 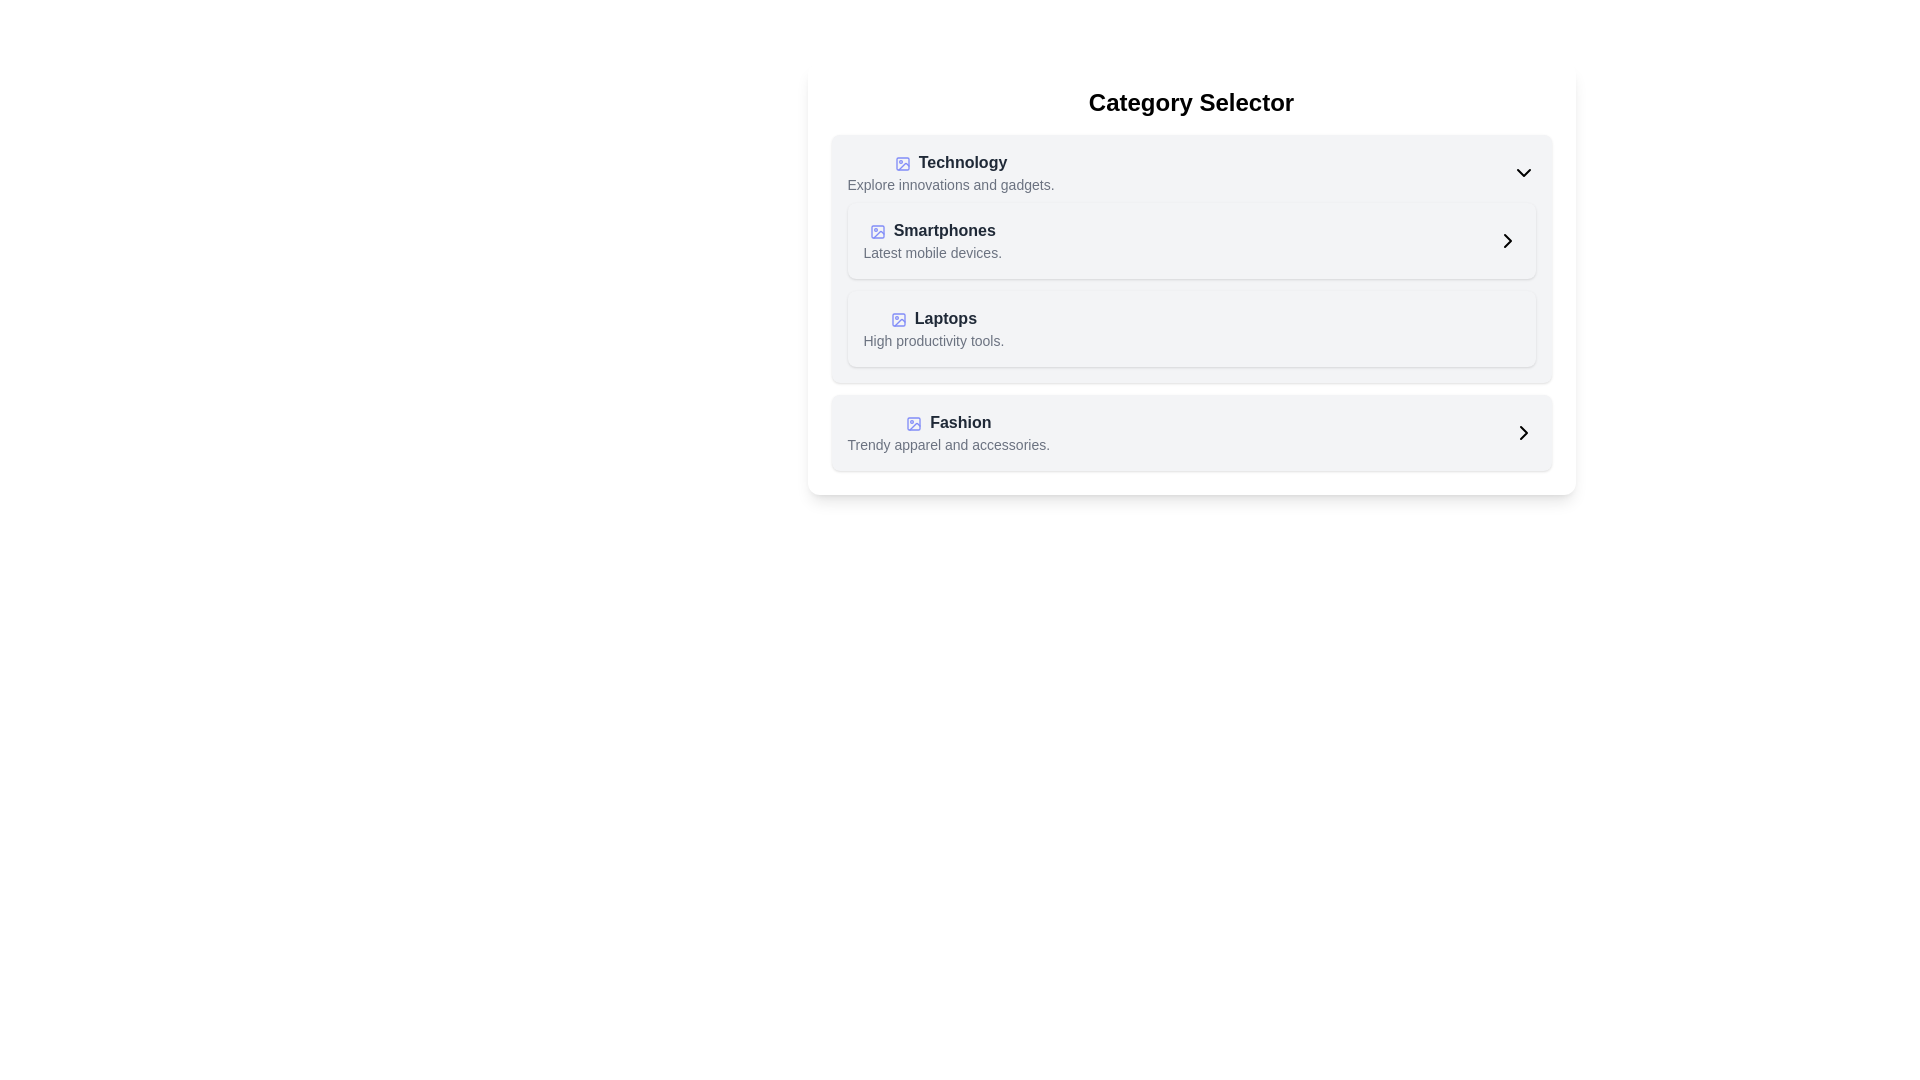 I want to click on the 'Laptops' category button, which describes 'High productivity tools', so click(x=1191, y=327).